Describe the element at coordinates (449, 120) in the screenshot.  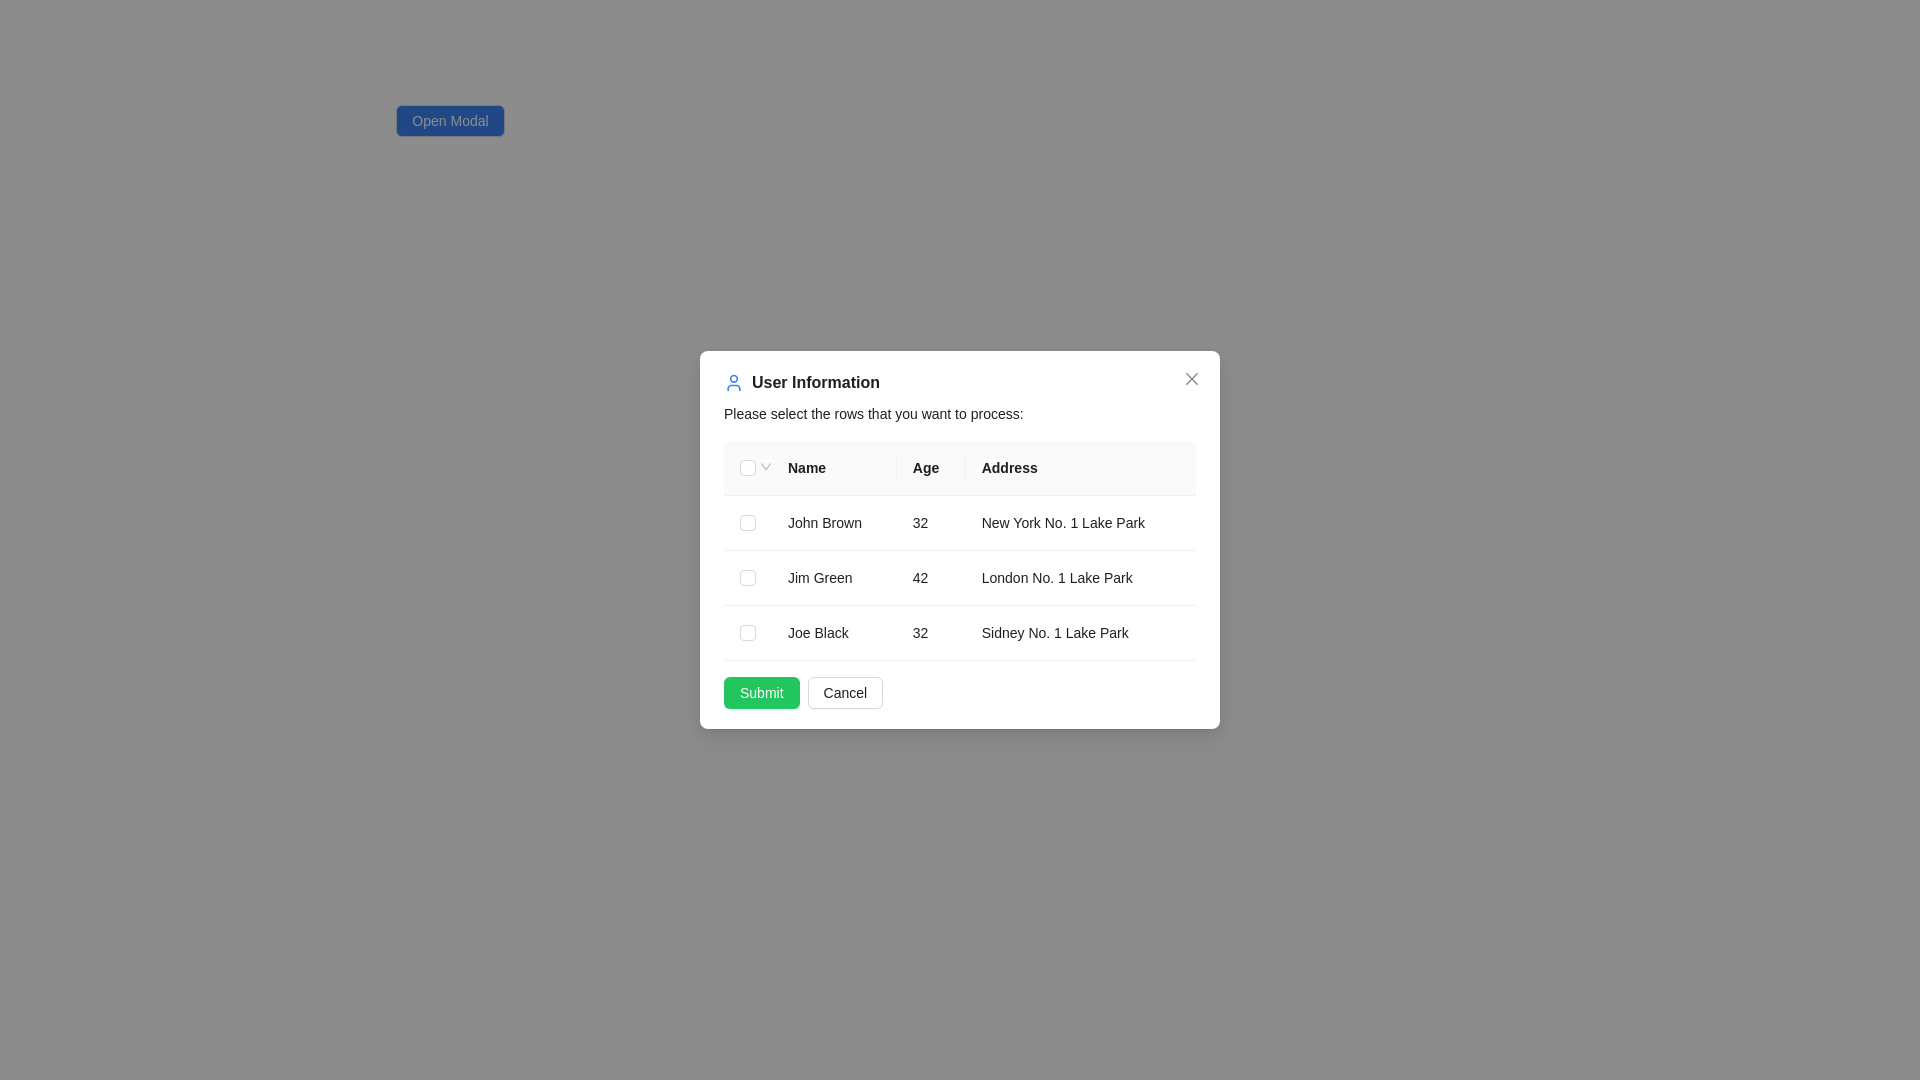
I see `the text within the button that signals its purpose, located in the upper central area of the interface` at that location.